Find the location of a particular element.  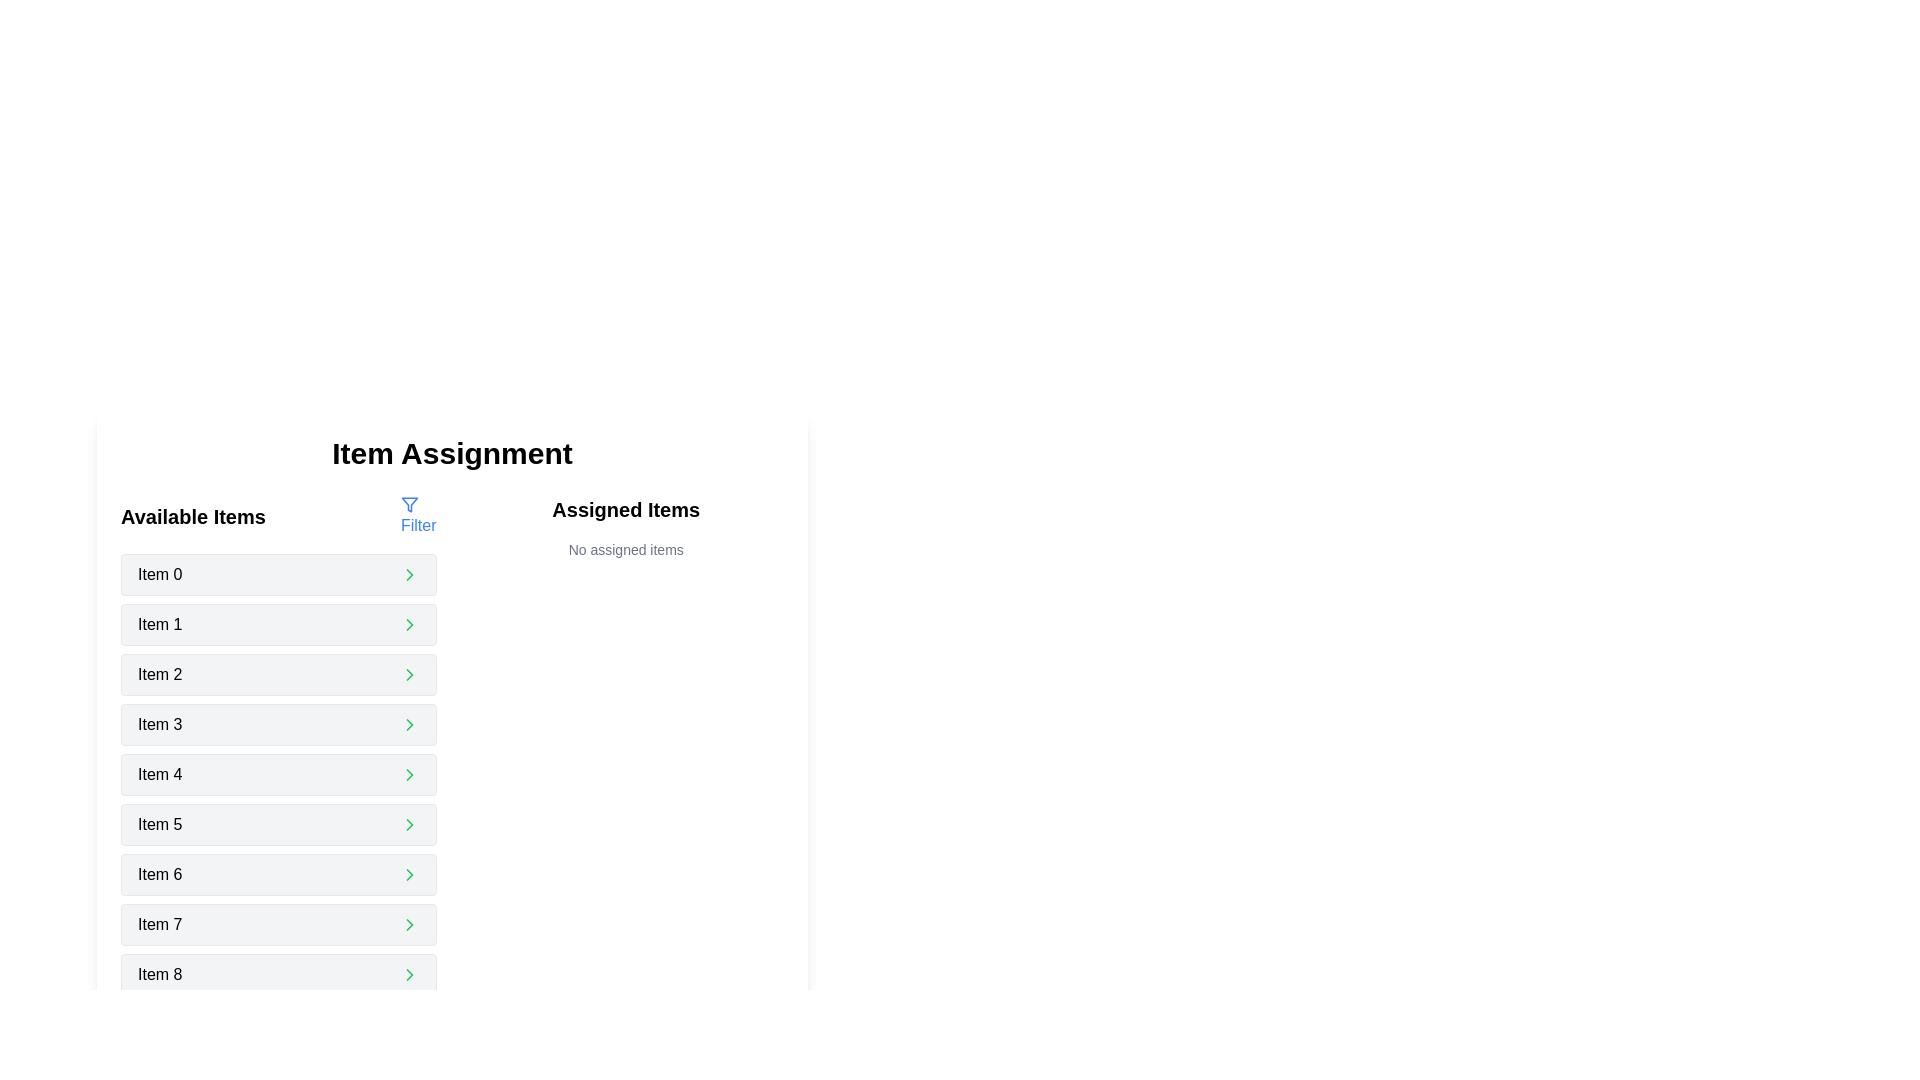

the small right-pointing green chevron arrow icon next to 'Item 5' in the 'Available Items' list is located at coordinates (408, 825).